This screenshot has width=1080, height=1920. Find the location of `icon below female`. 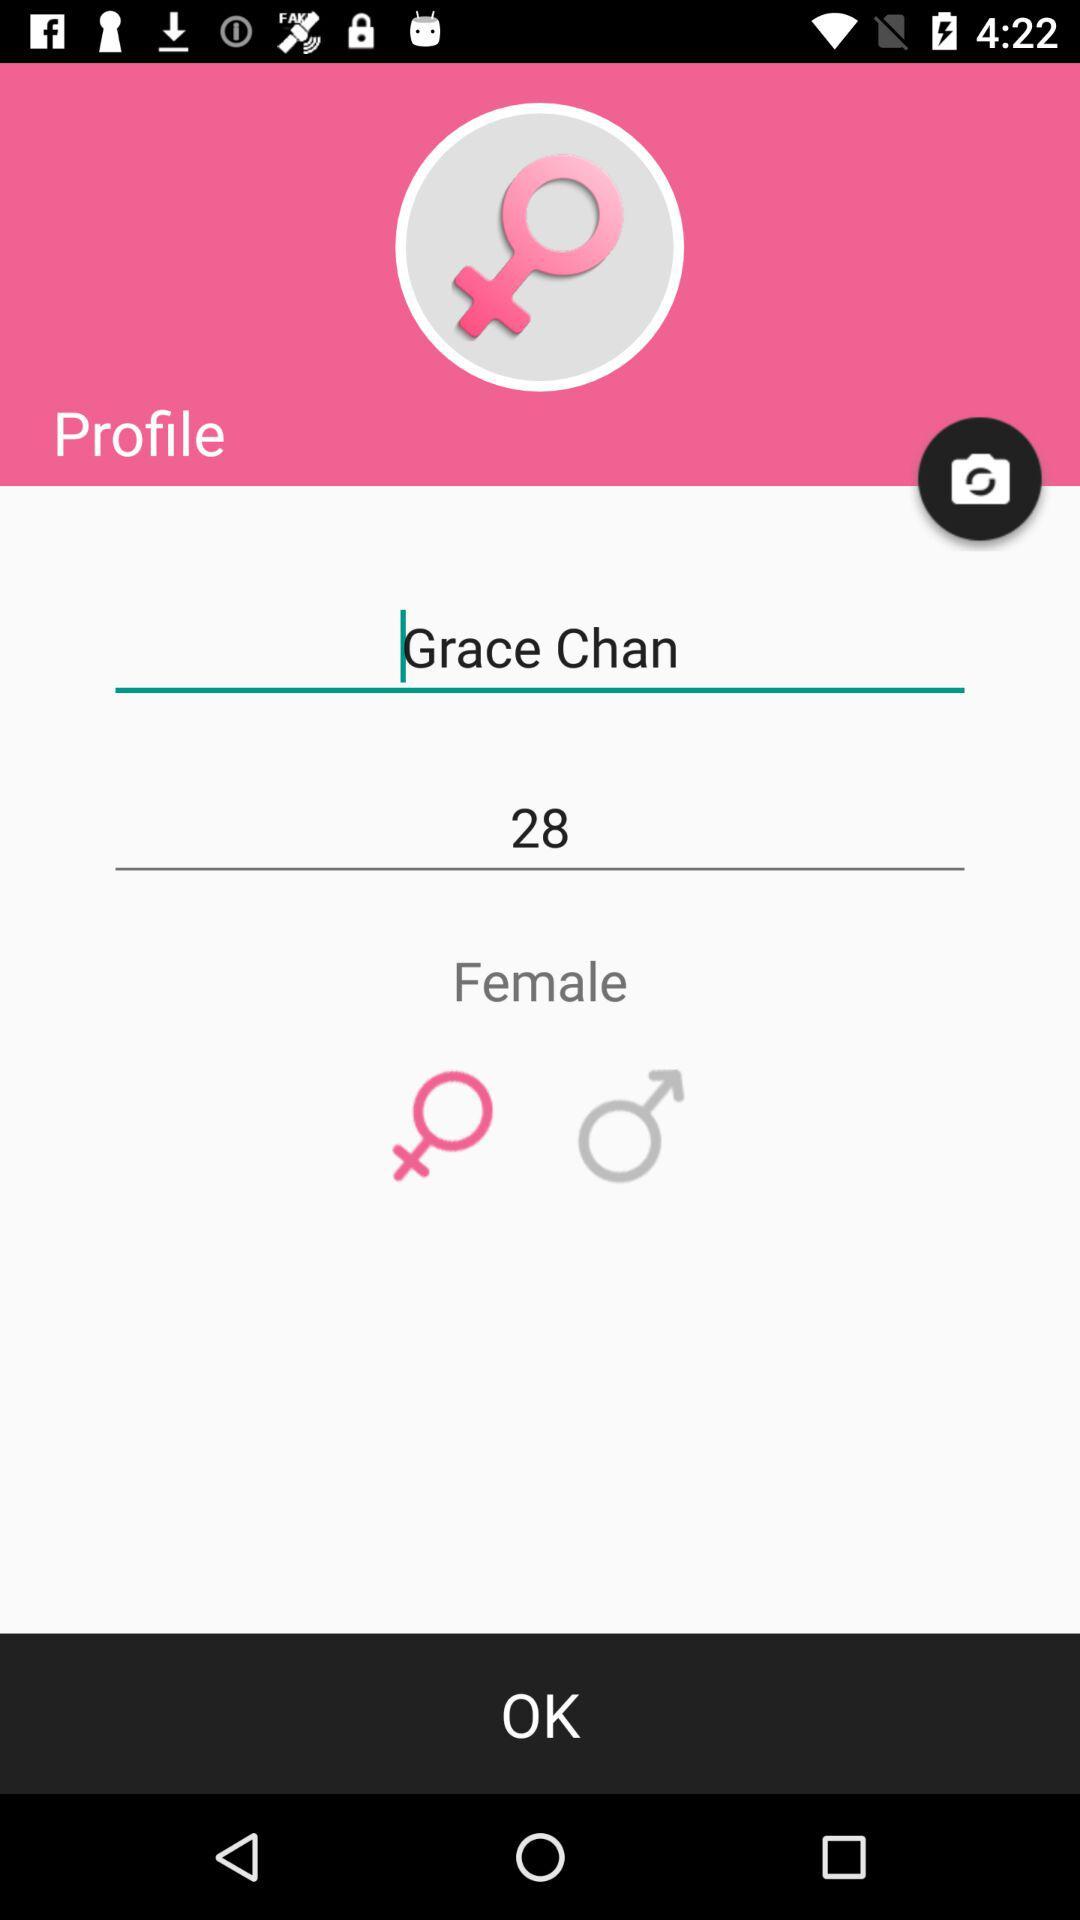

icon below female is located at coordinates (632, 1127).